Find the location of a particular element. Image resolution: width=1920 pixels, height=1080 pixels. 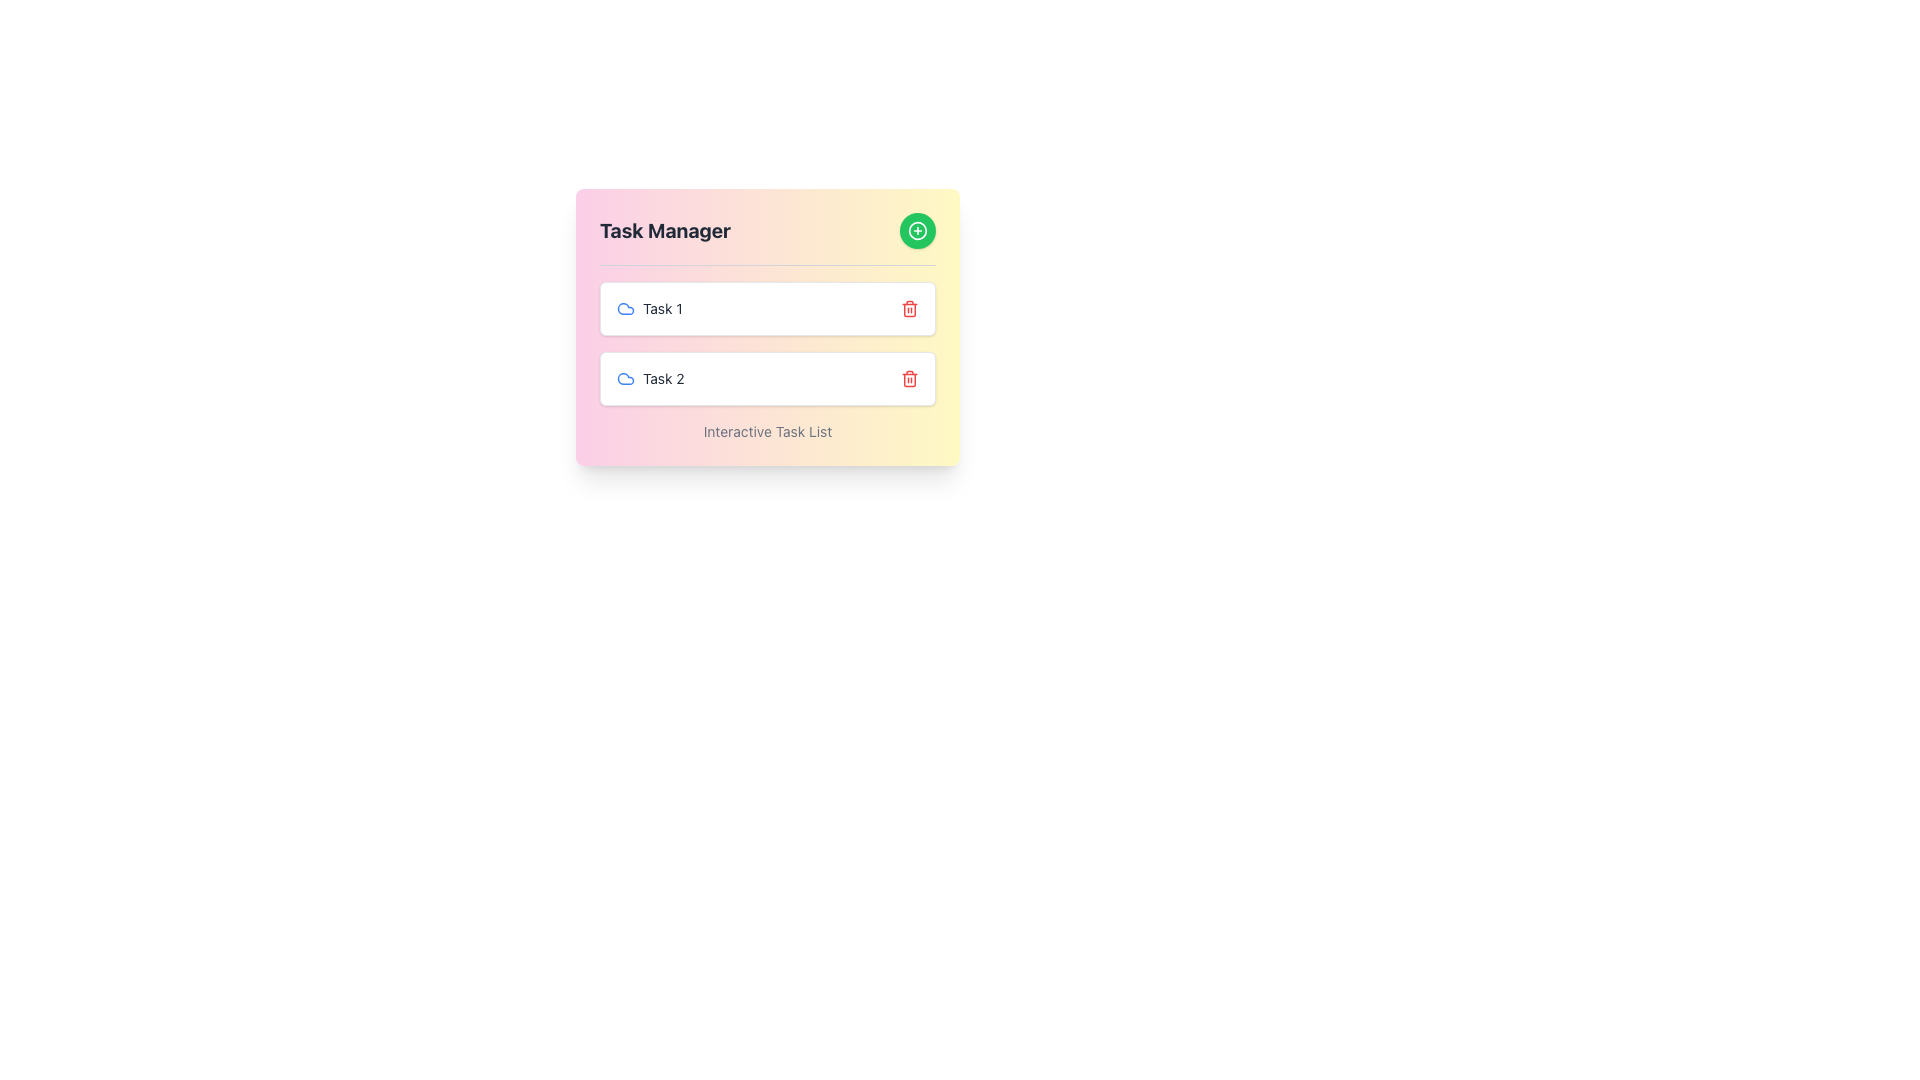

the task label in the second row of the task management interface, which is positioned to the right of a cloud icon and to the left of a red delete icon is located at coordinates (663, 378).